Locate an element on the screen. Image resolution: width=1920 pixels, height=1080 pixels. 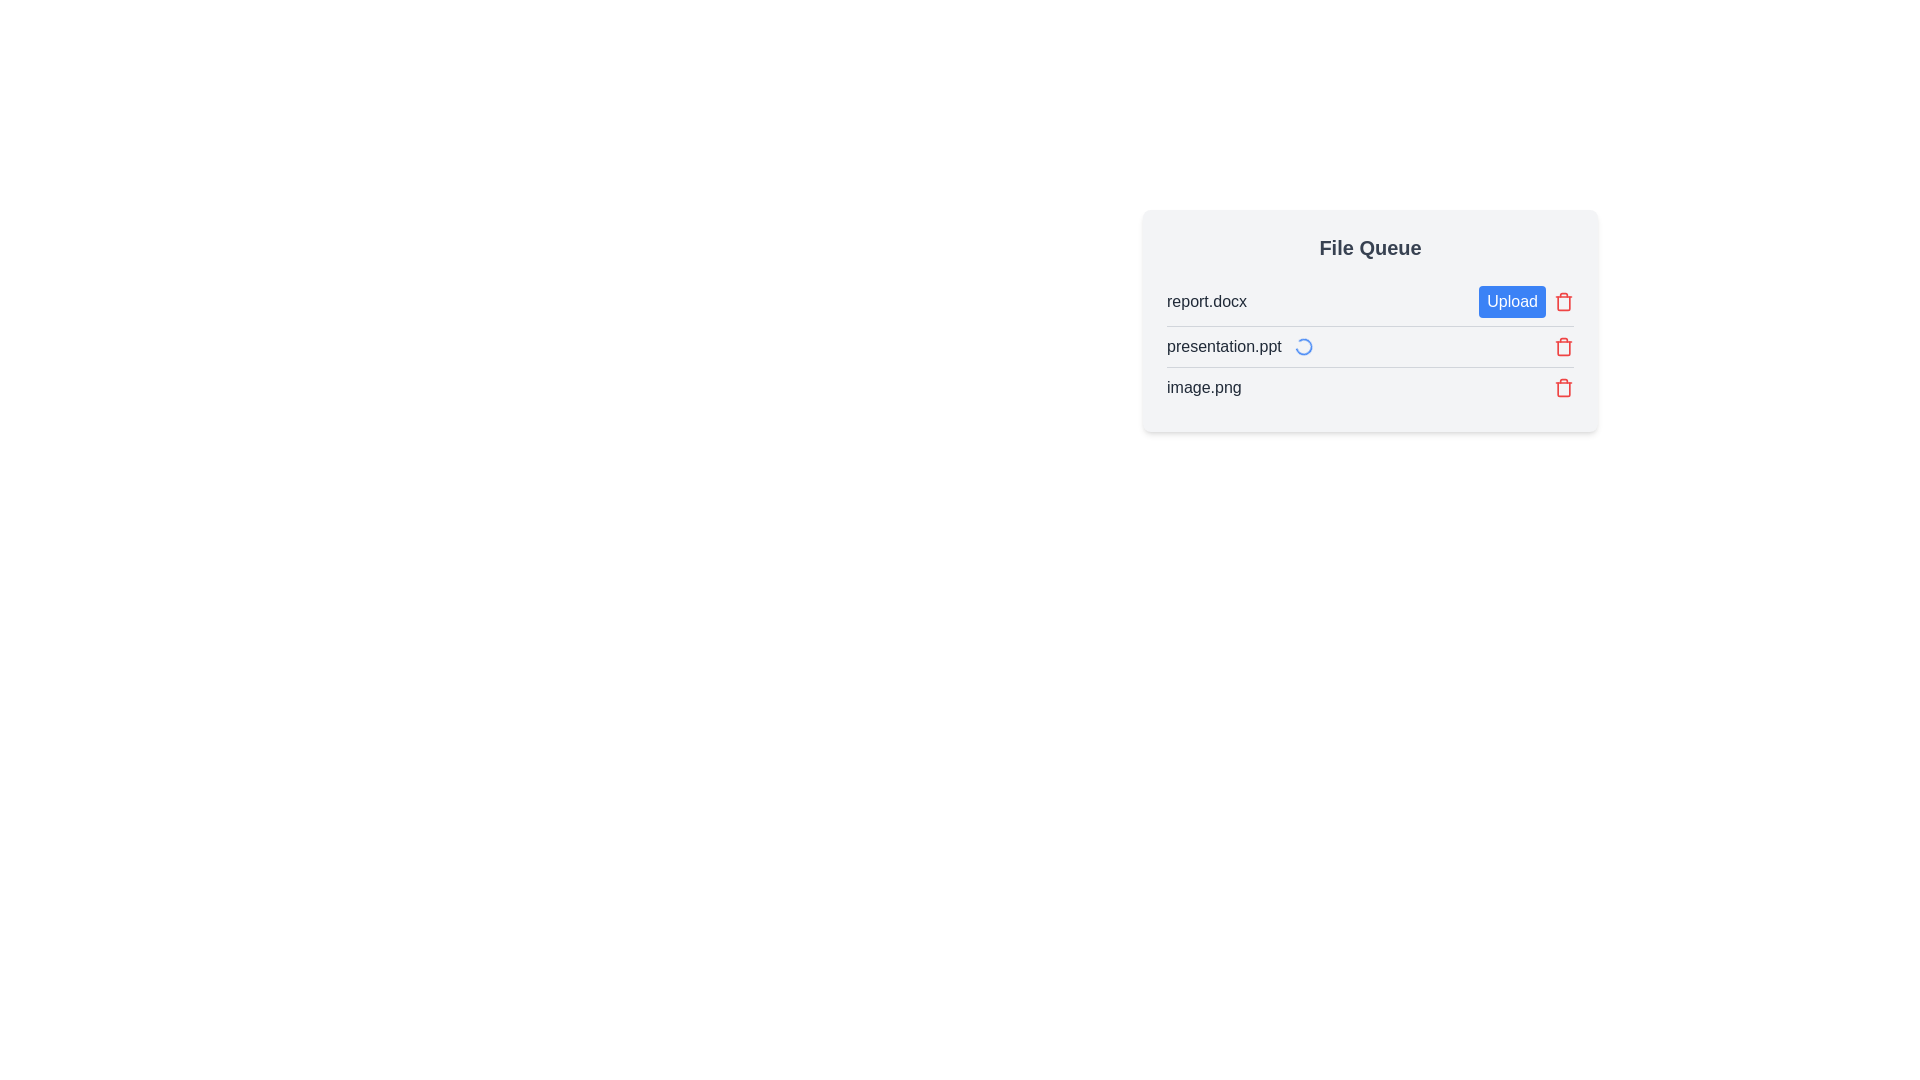
the file name 'presentation.ppt' in the second row of the file queue is located at coordinates (1369, 345).